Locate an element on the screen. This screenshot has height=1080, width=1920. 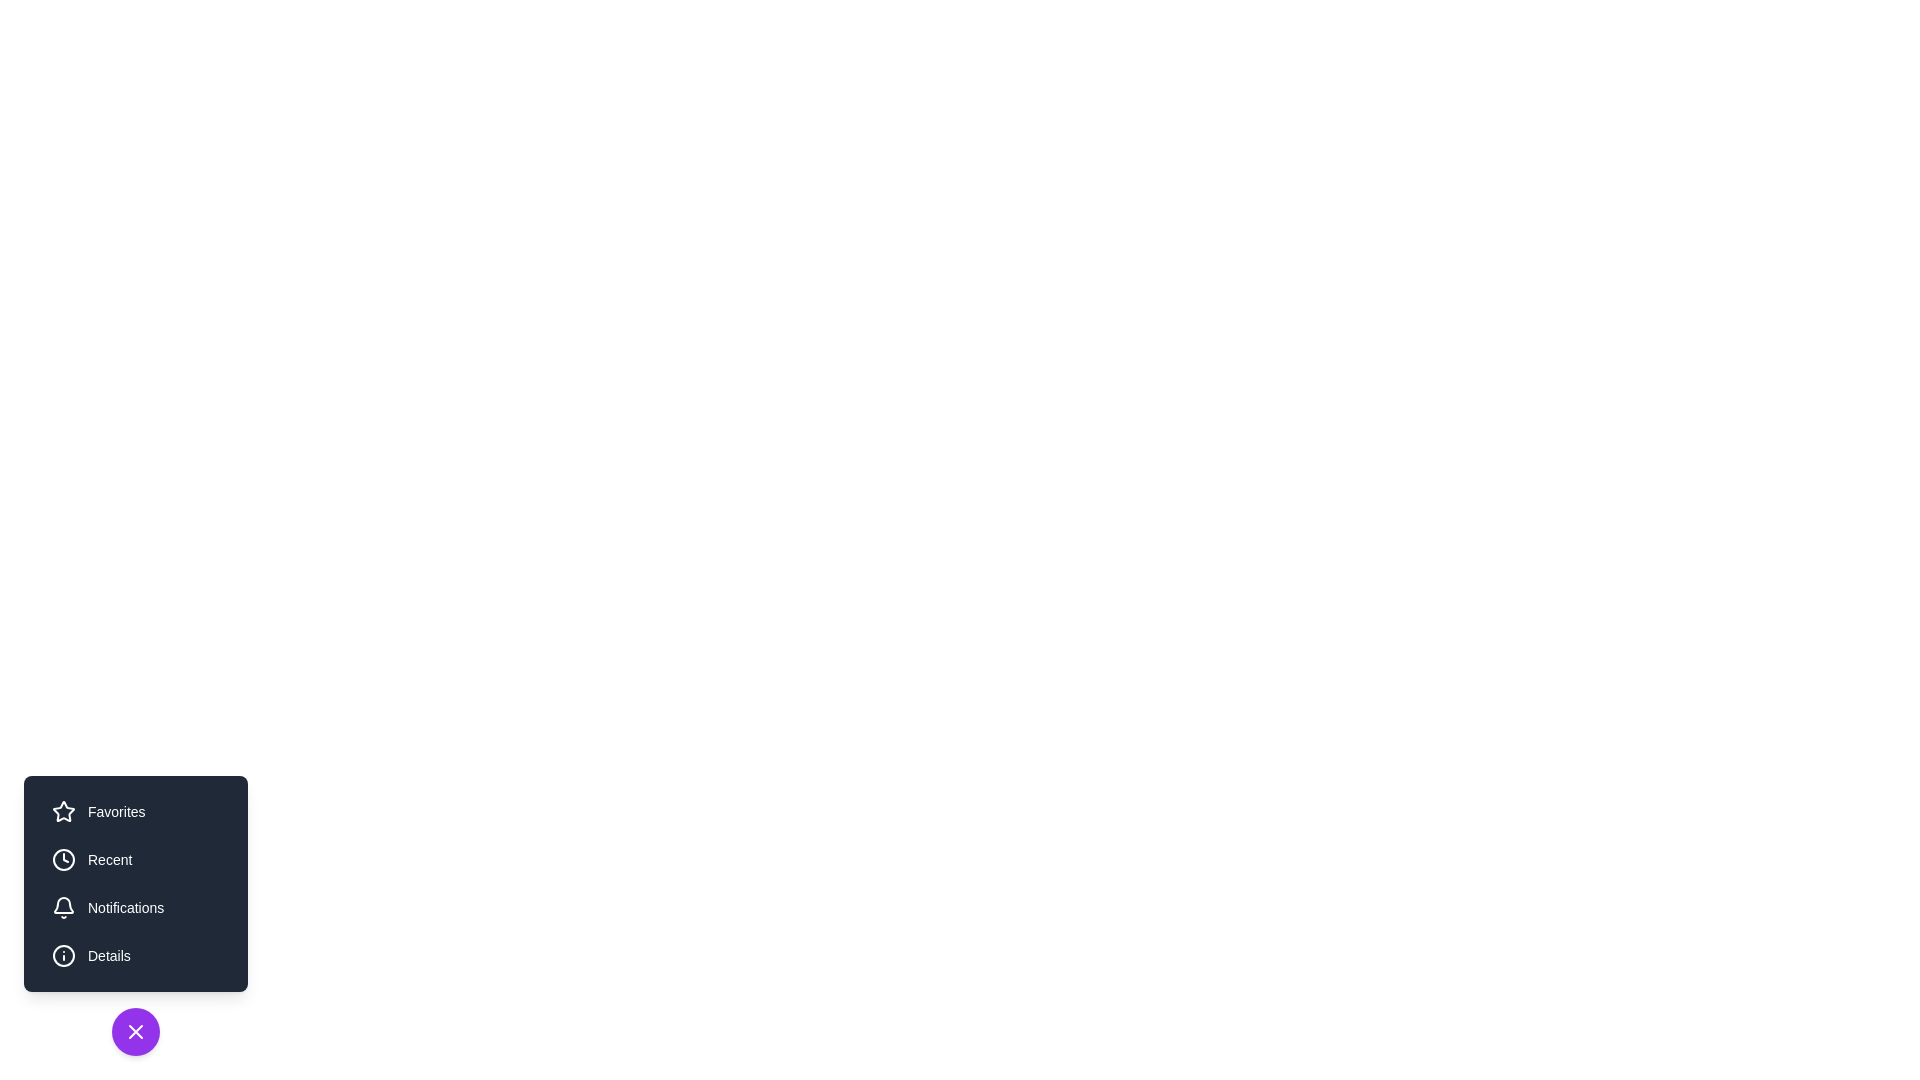
the Notifications button to trigger its action is located at coordinates (134, 907).